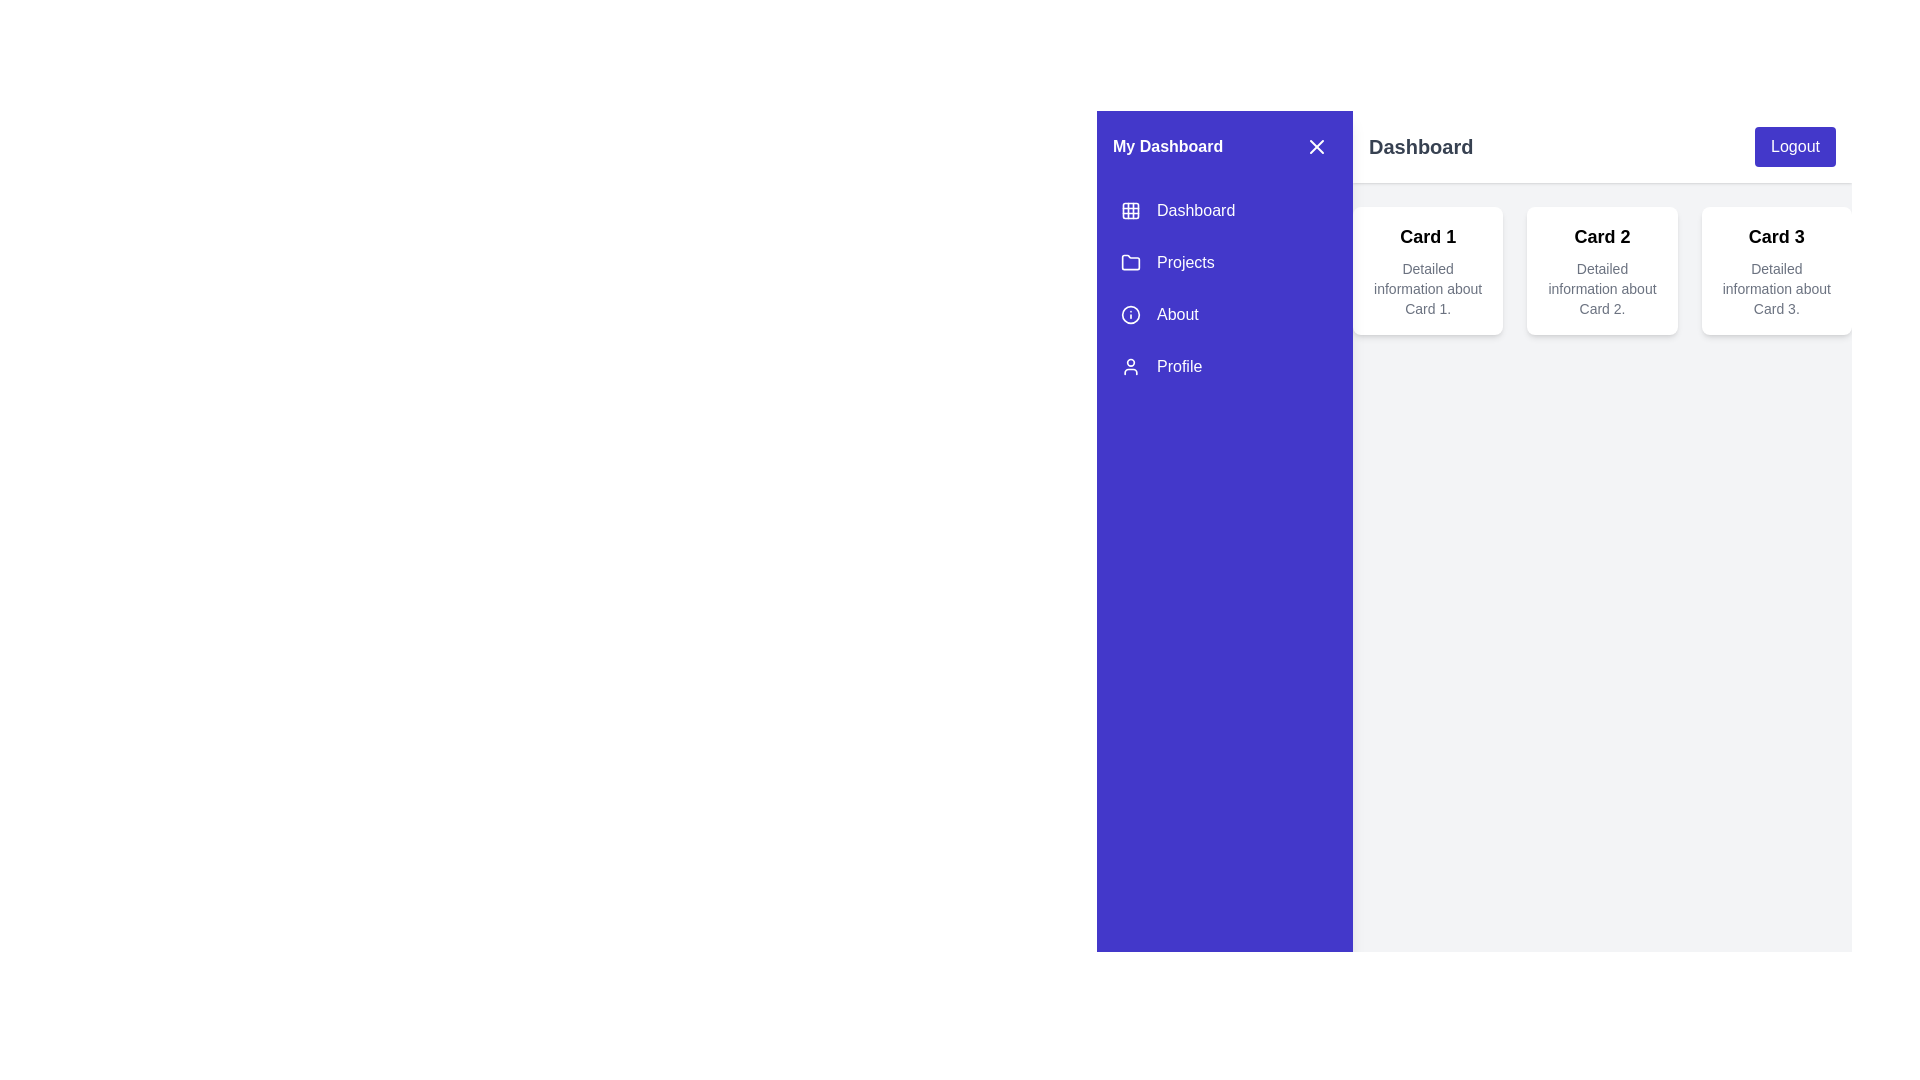 The width and height of the screenshot is (1920, 1080). I want to click on the 'About' text label, which is the fourth menu item in the sidebar, so click(1177, 315).